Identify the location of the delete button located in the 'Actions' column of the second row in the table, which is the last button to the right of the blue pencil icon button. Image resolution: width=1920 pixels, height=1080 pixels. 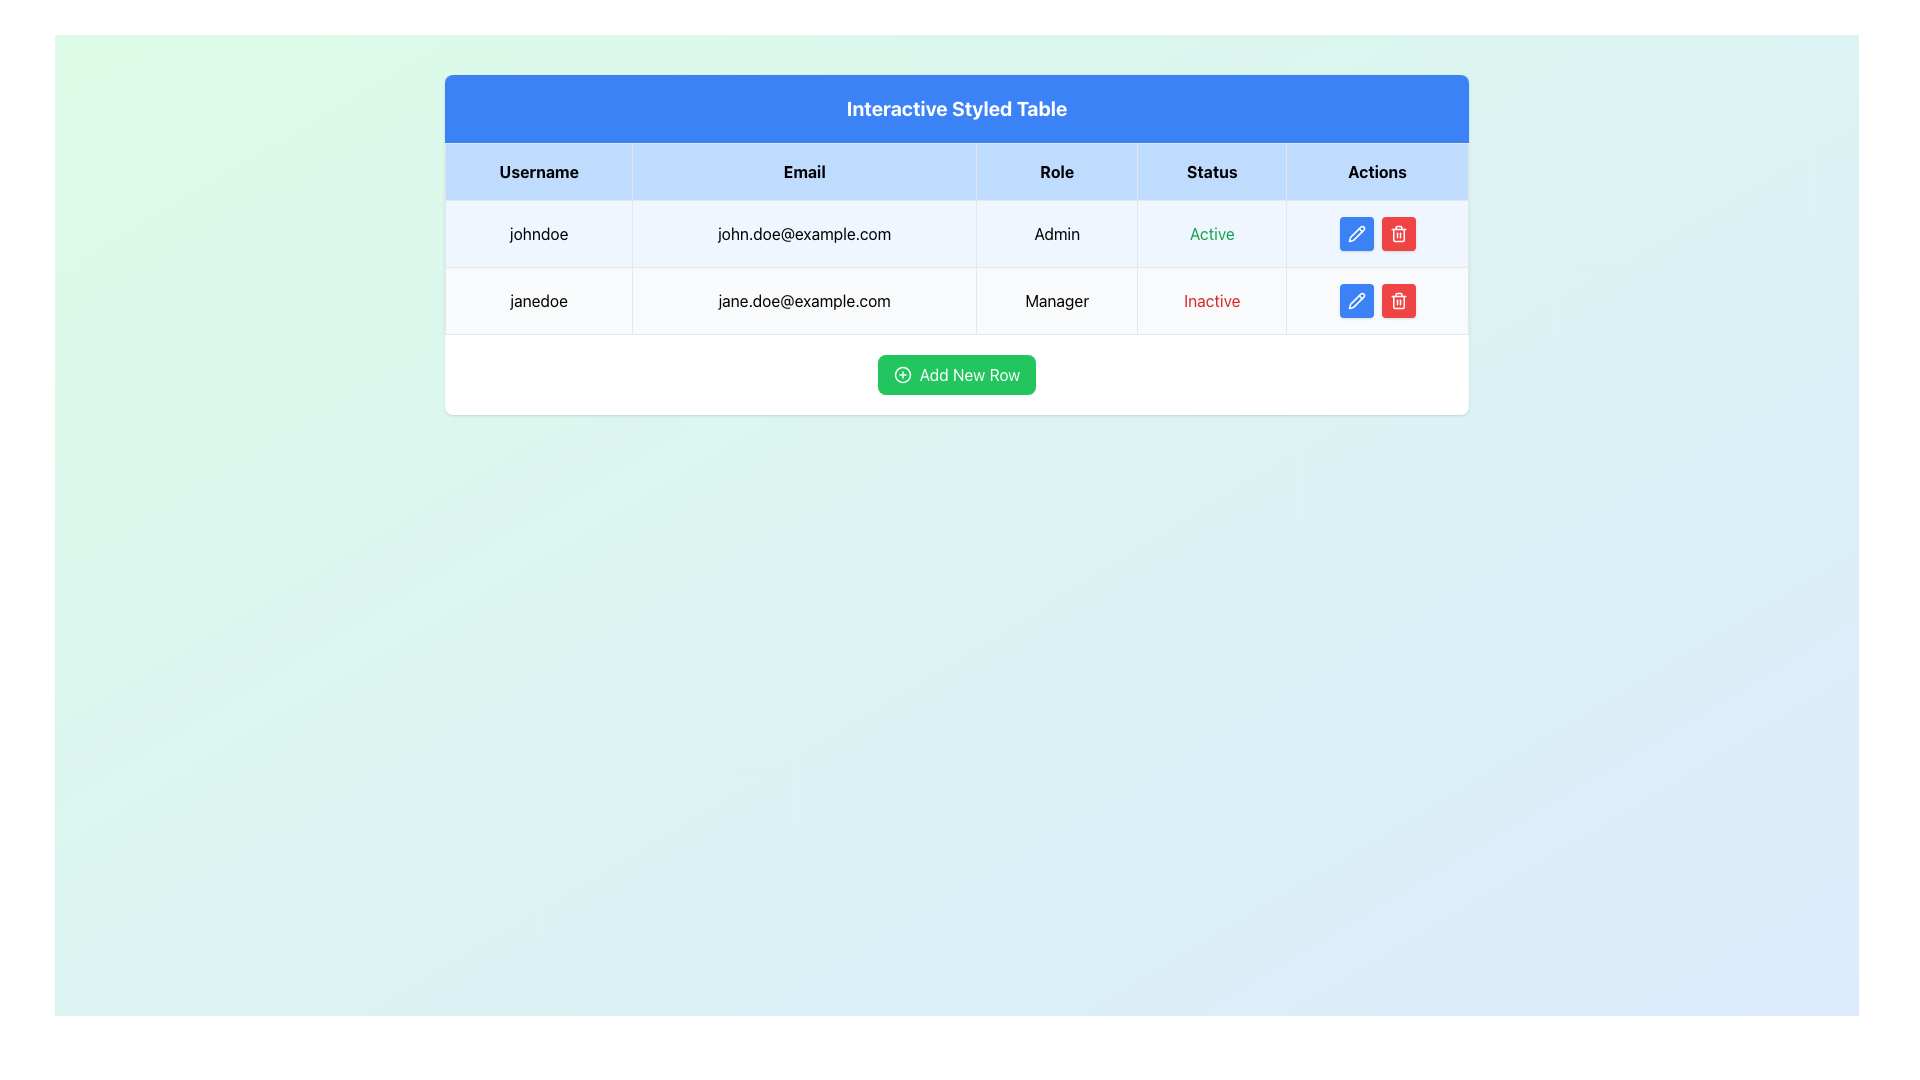
(1397, 300).